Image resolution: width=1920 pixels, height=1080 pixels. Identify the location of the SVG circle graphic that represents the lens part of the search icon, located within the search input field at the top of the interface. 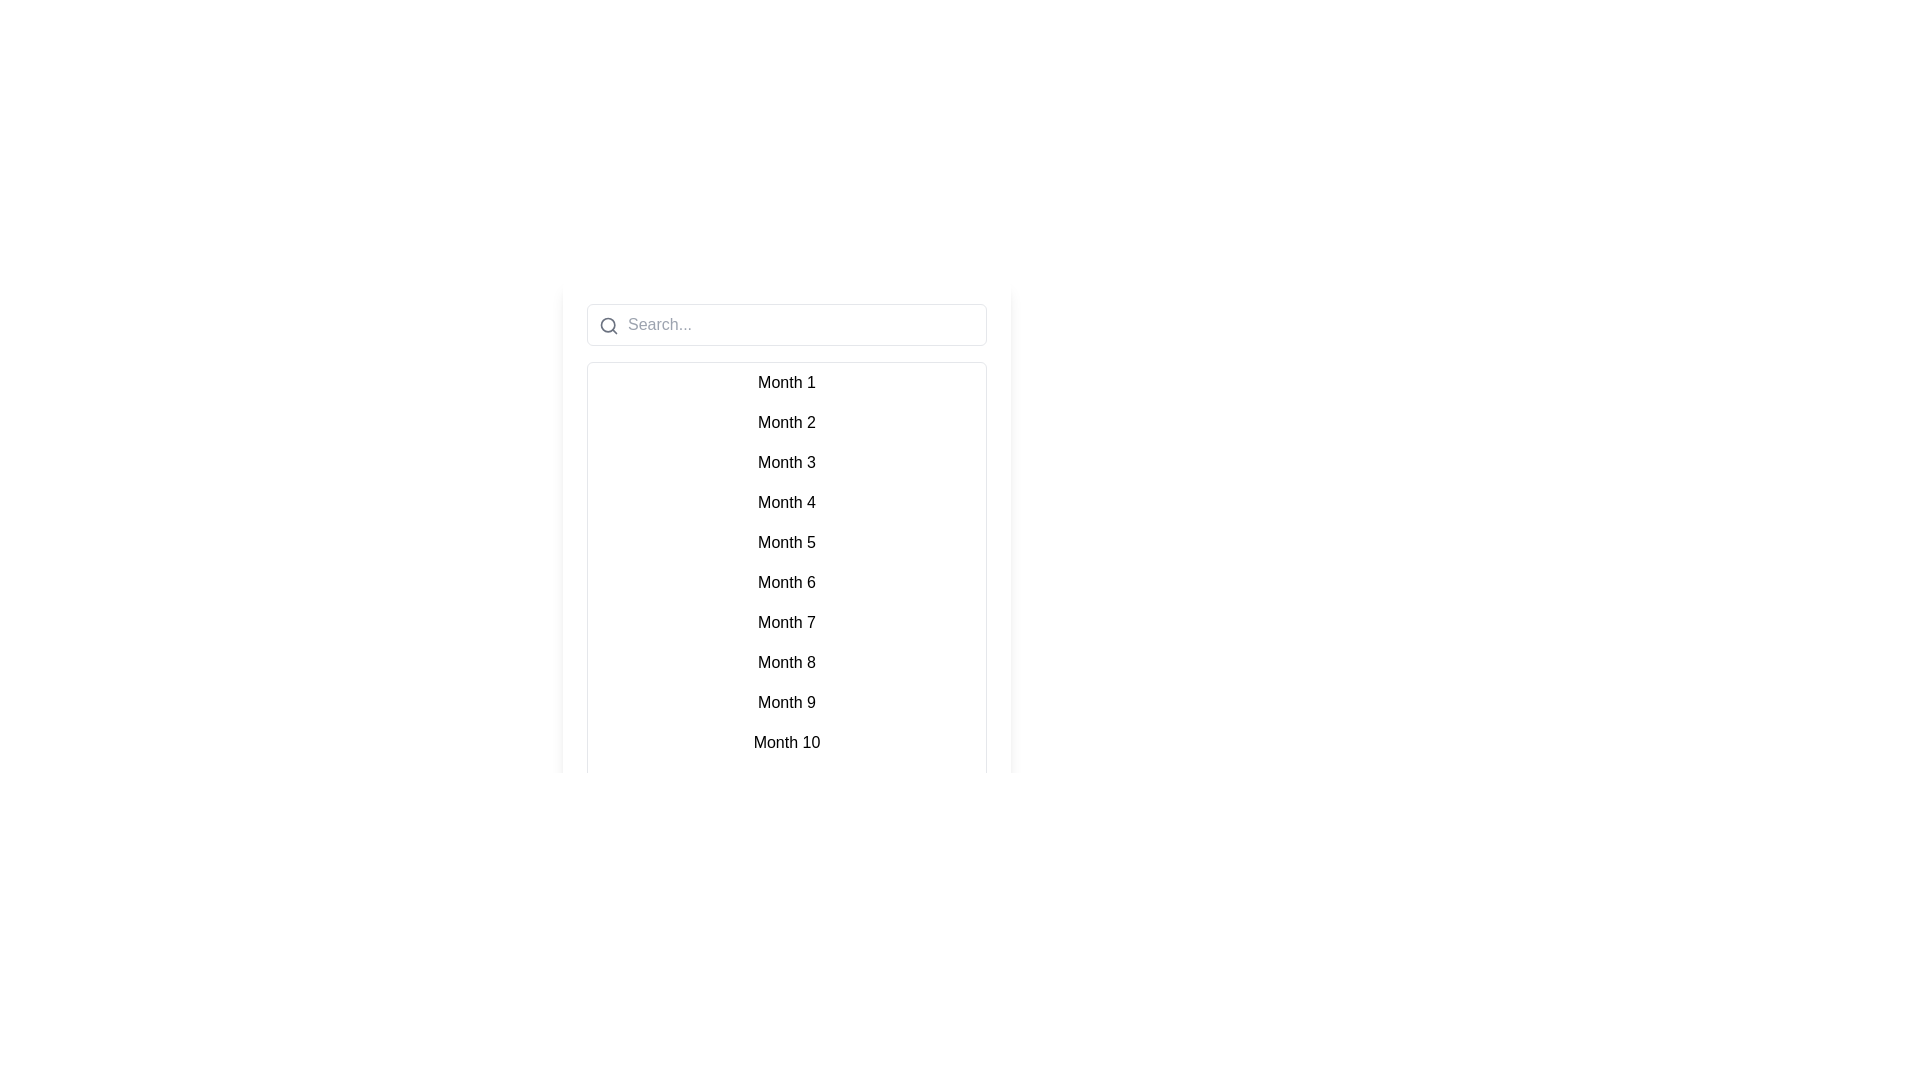
(607, 324).